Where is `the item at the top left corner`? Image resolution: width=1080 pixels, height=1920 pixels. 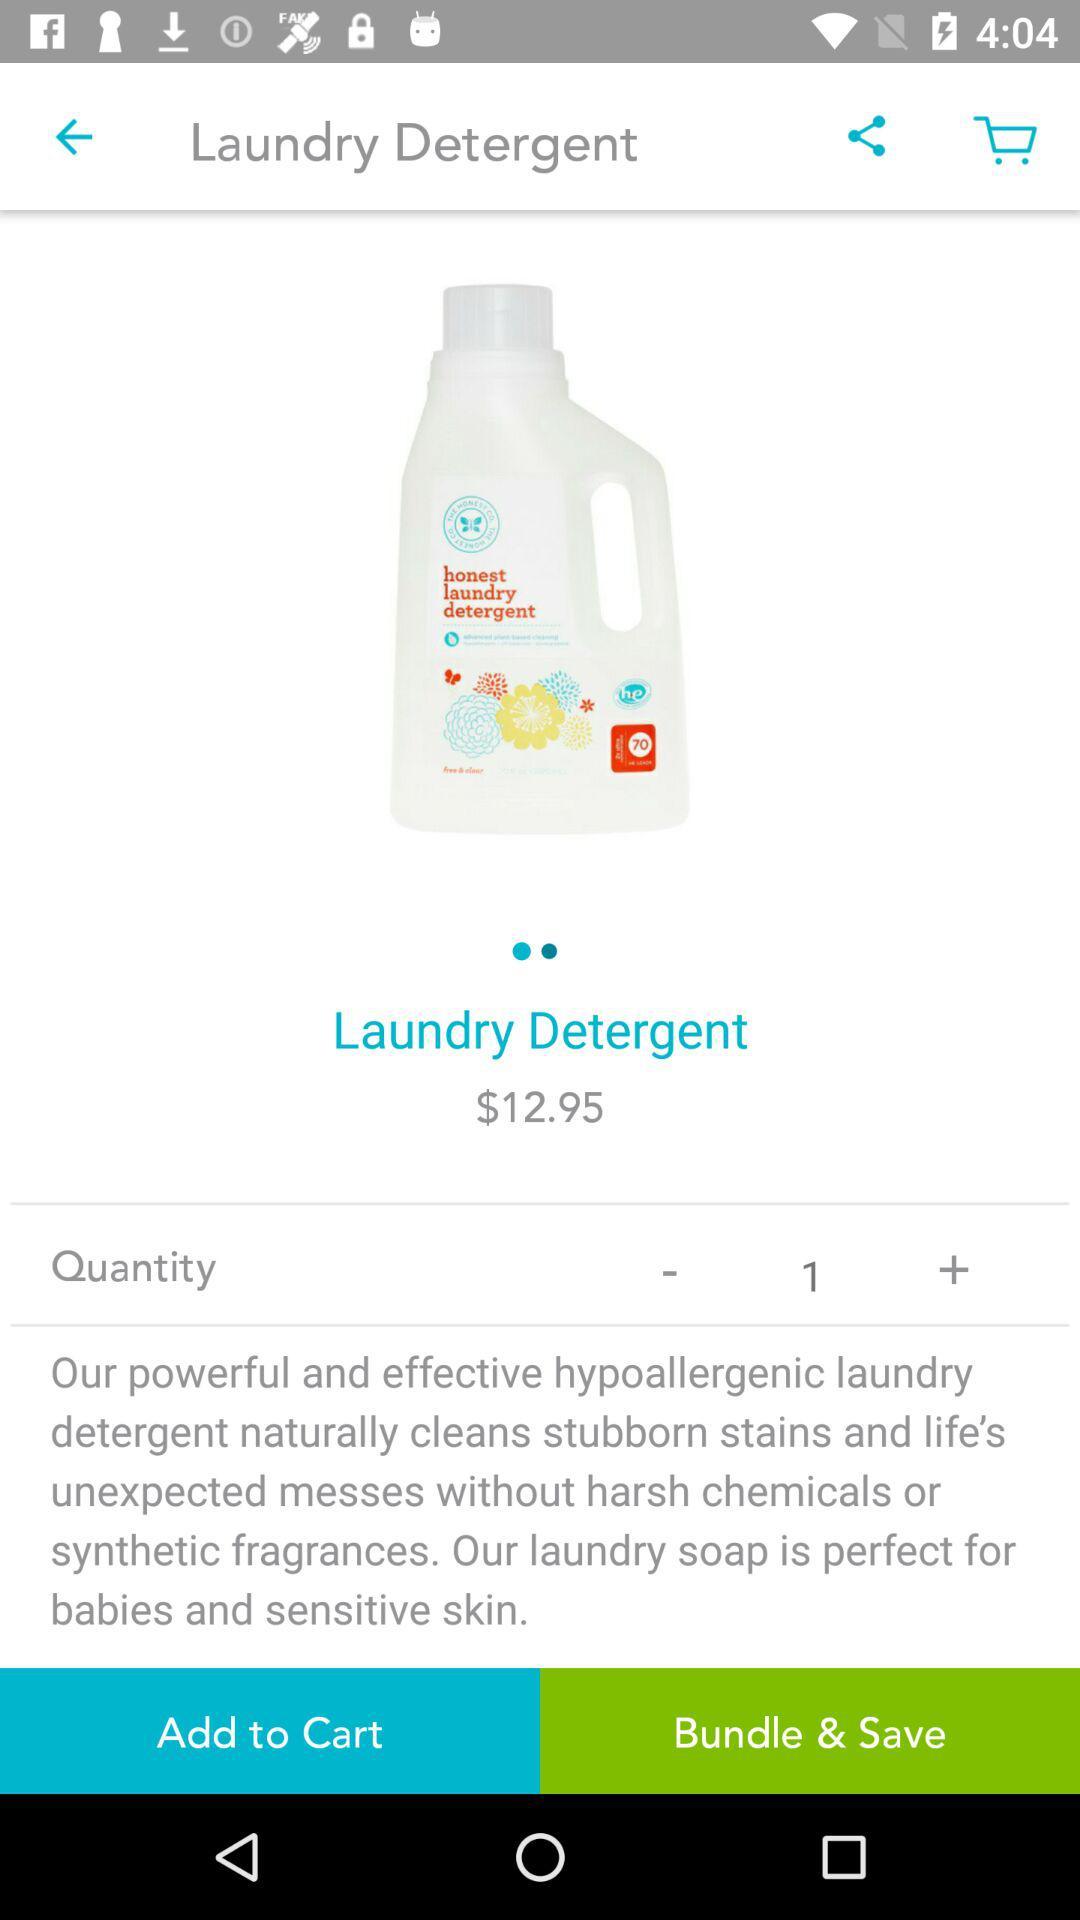
the item at the top left corner is located at coordinates (72, 135).